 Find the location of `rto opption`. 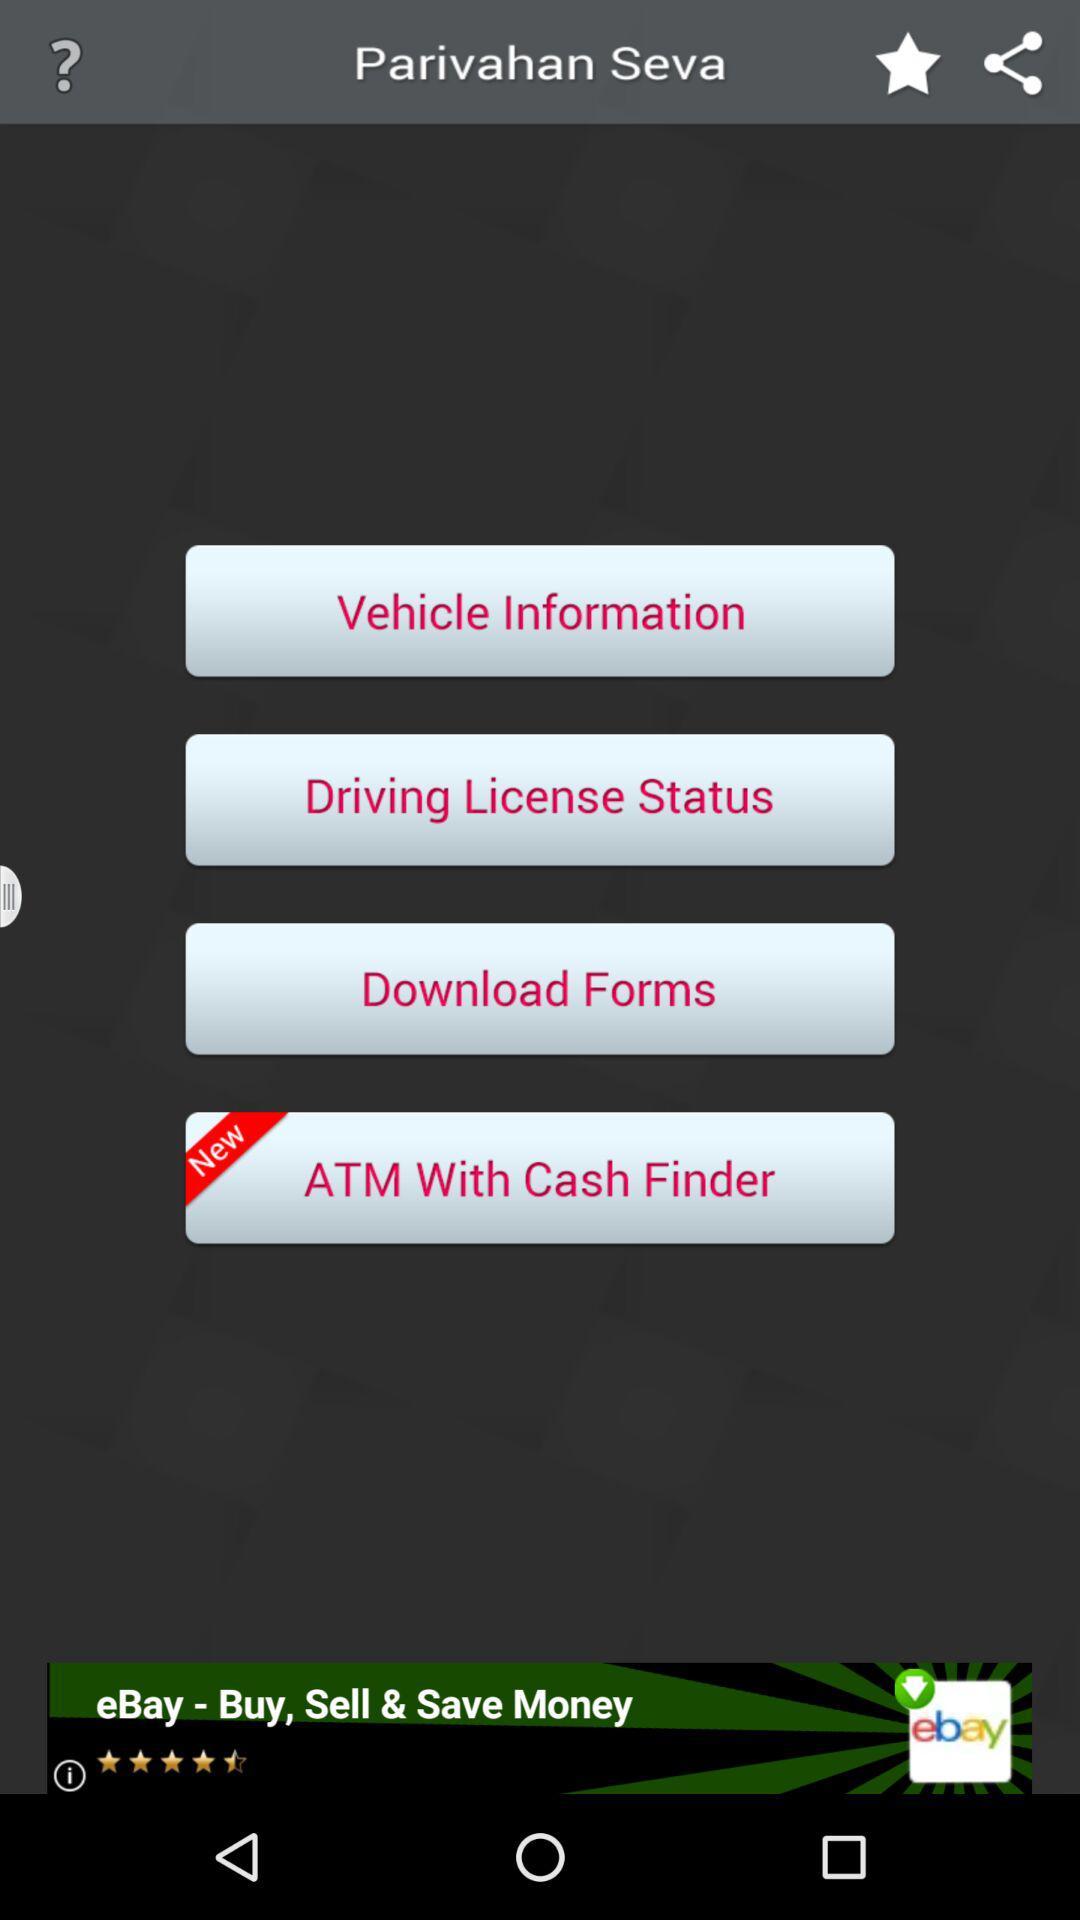

rto opption is located at coordinates (540, 612).